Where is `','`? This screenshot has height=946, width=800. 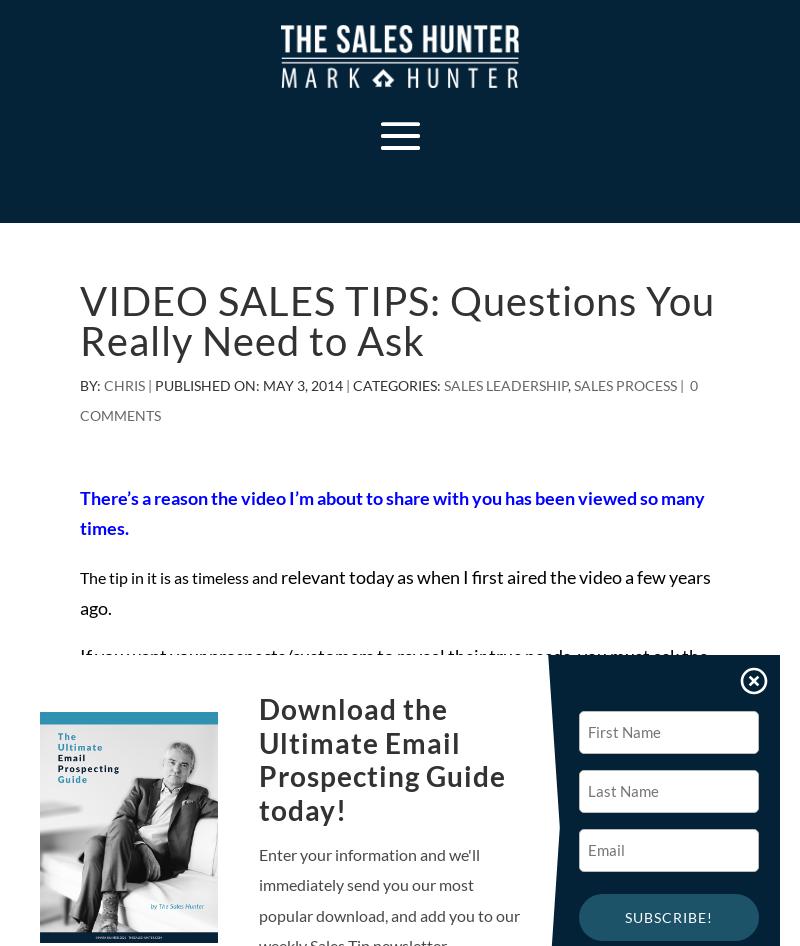 ',' is located at coordinates (569, 384).